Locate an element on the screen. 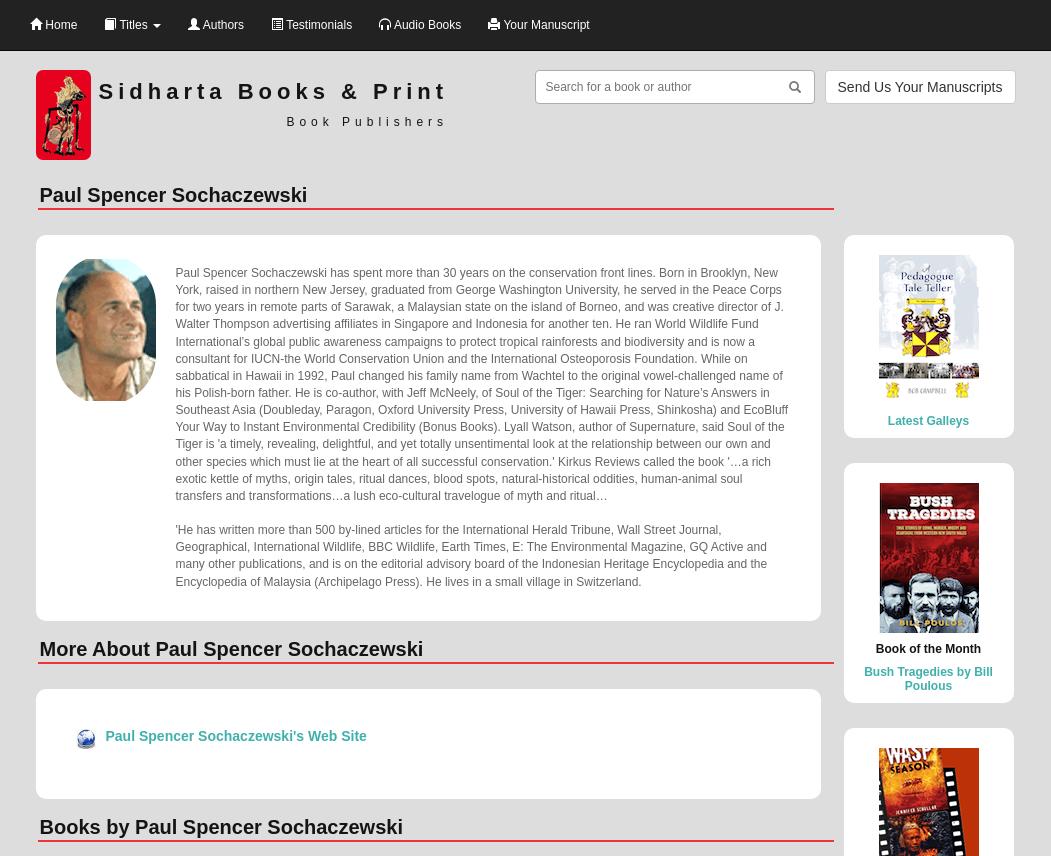  ''He has written more than 500 by-lined articles for the International Herald Tribune, Wall Street Journal, Geographical, International Wildlife, BBC Wildlife, Earth Times, E: The Environmental Magazine, GQ Active and many other publications, and is on the editorial advisory board of the Indonesian Heritage Encyclopedia and the Encyclopedia of Malaysia (Archipelago Press). He lives in a small village in Switzerland.' is located at coordinates (174, 554).